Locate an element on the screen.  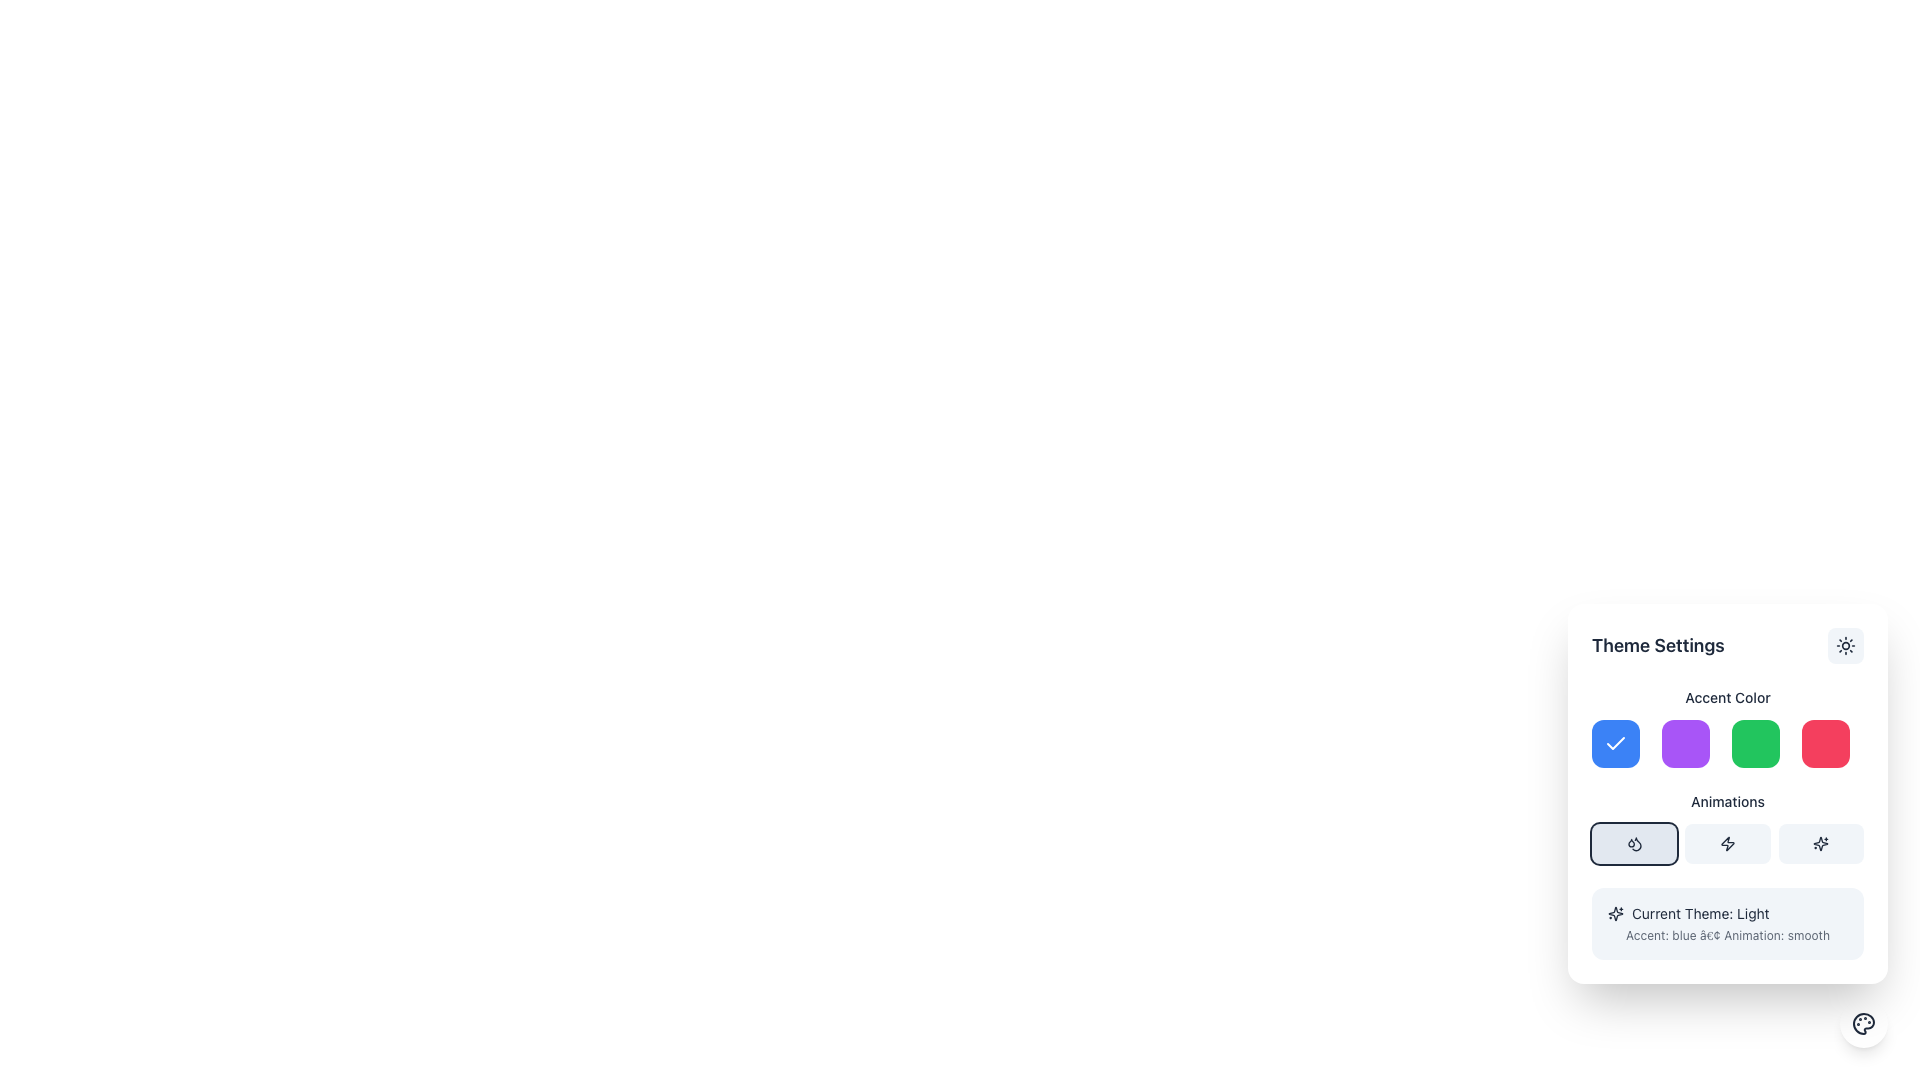
the lightning bolt icon in the 'Theme Settings' card under the 'Animations' section is located at coordinates (1727, 844).